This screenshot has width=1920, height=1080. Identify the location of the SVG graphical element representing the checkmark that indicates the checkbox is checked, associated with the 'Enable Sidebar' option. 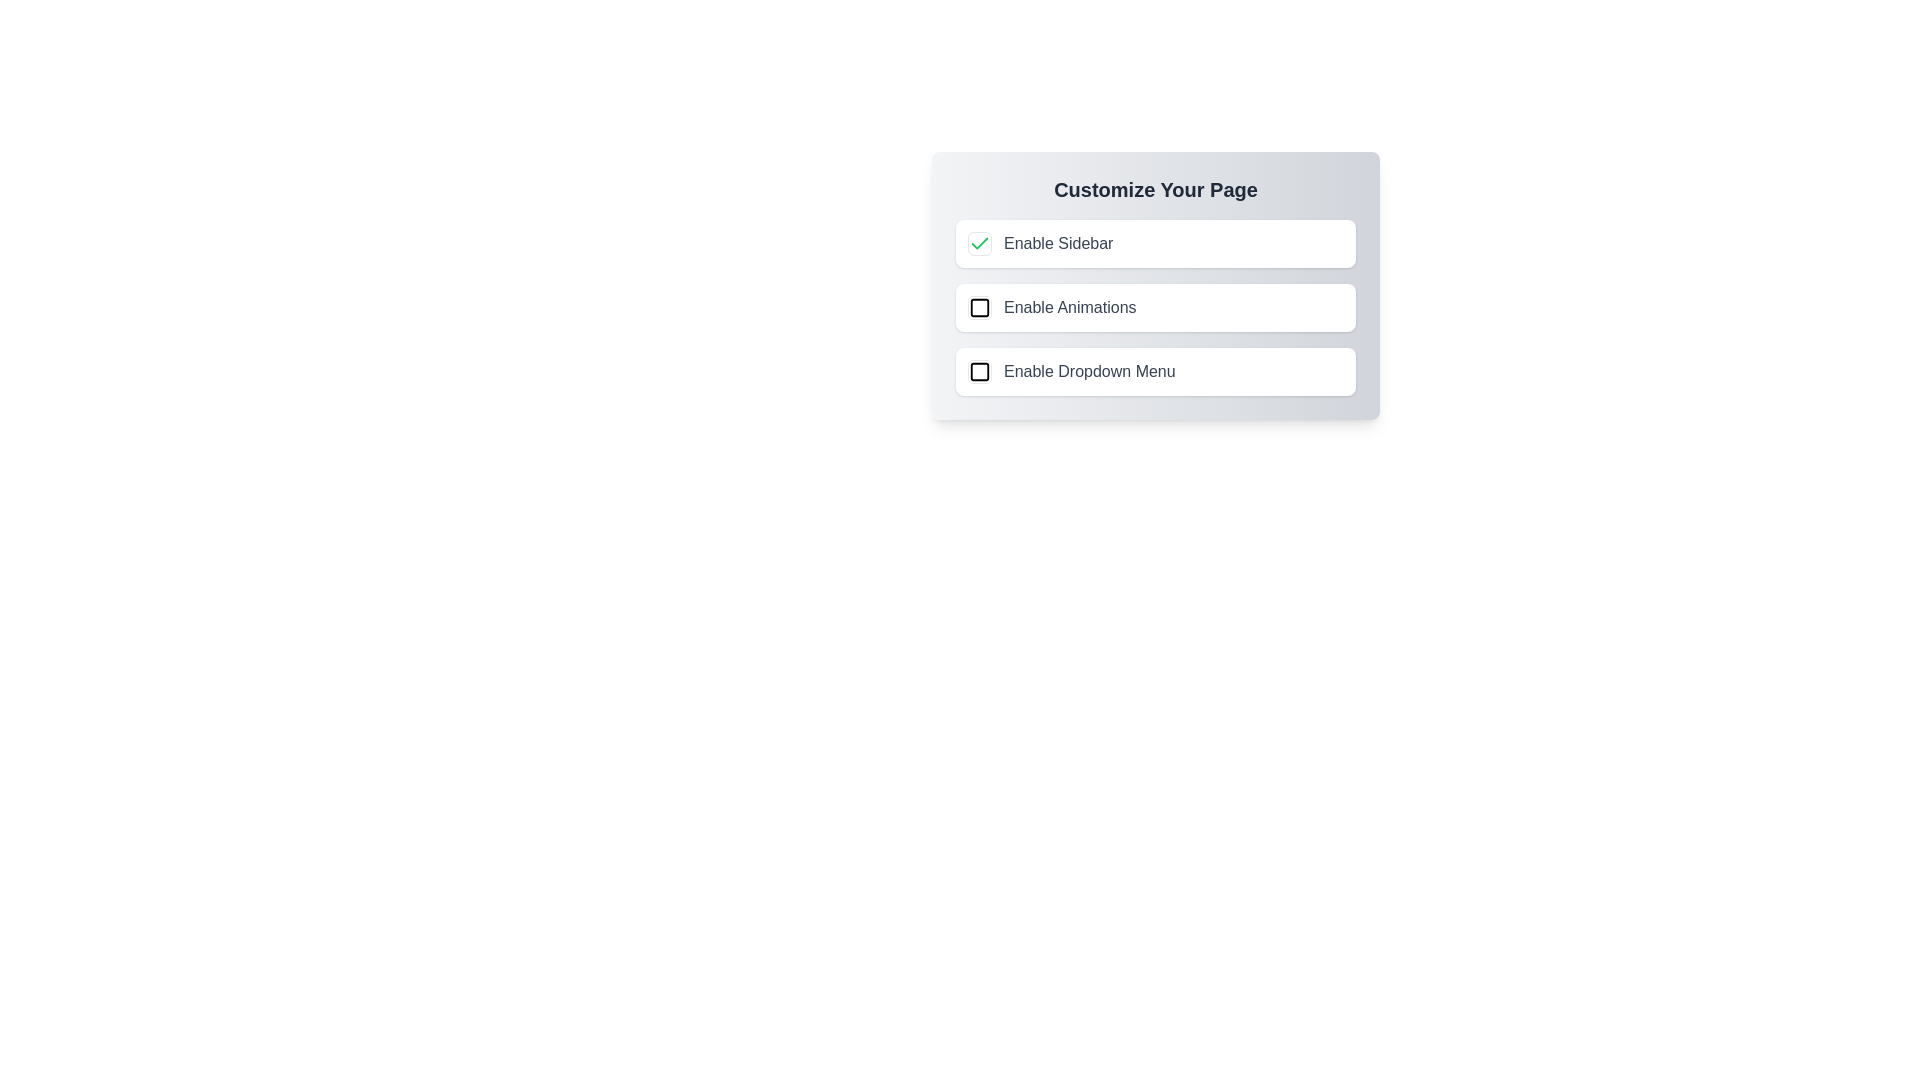
(979, 242).